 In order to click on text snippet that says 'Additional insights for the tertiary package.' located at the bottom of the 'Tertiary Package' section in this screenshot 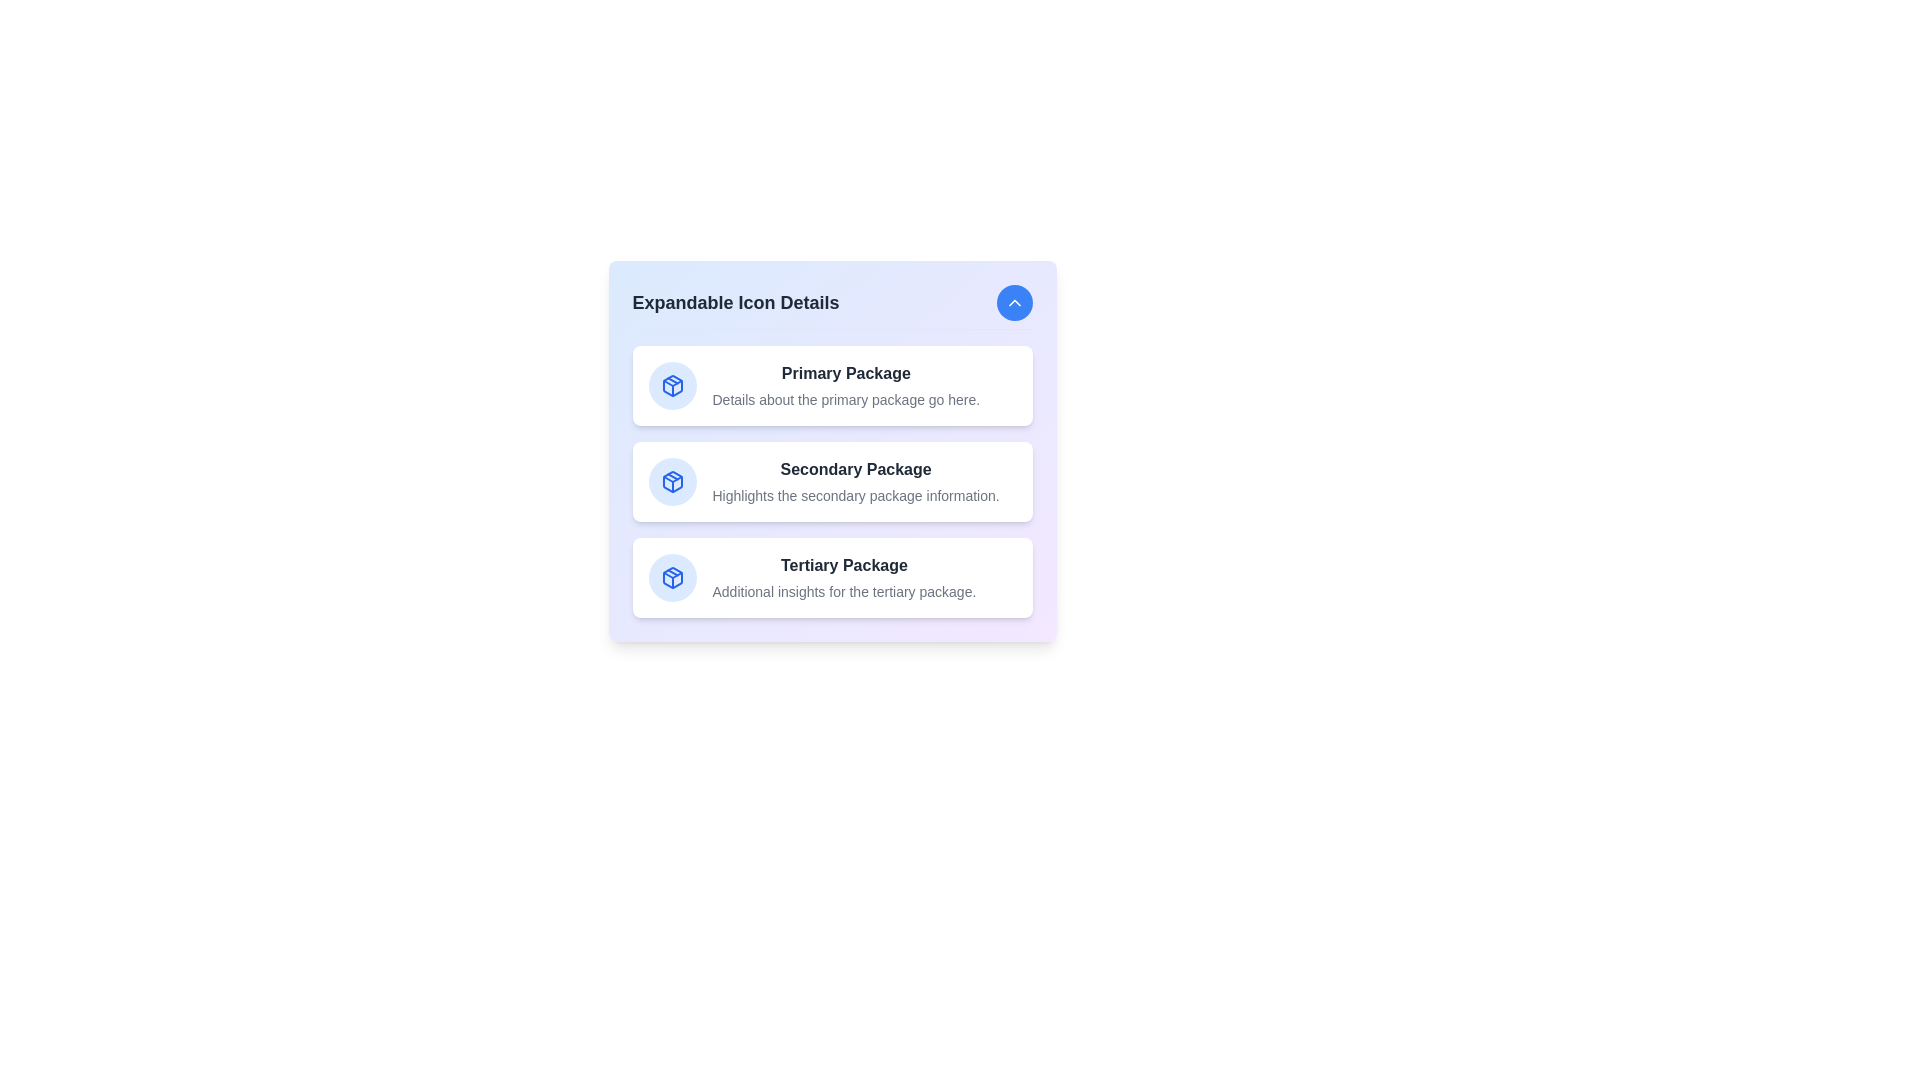, I will do `click(844, 590)`.